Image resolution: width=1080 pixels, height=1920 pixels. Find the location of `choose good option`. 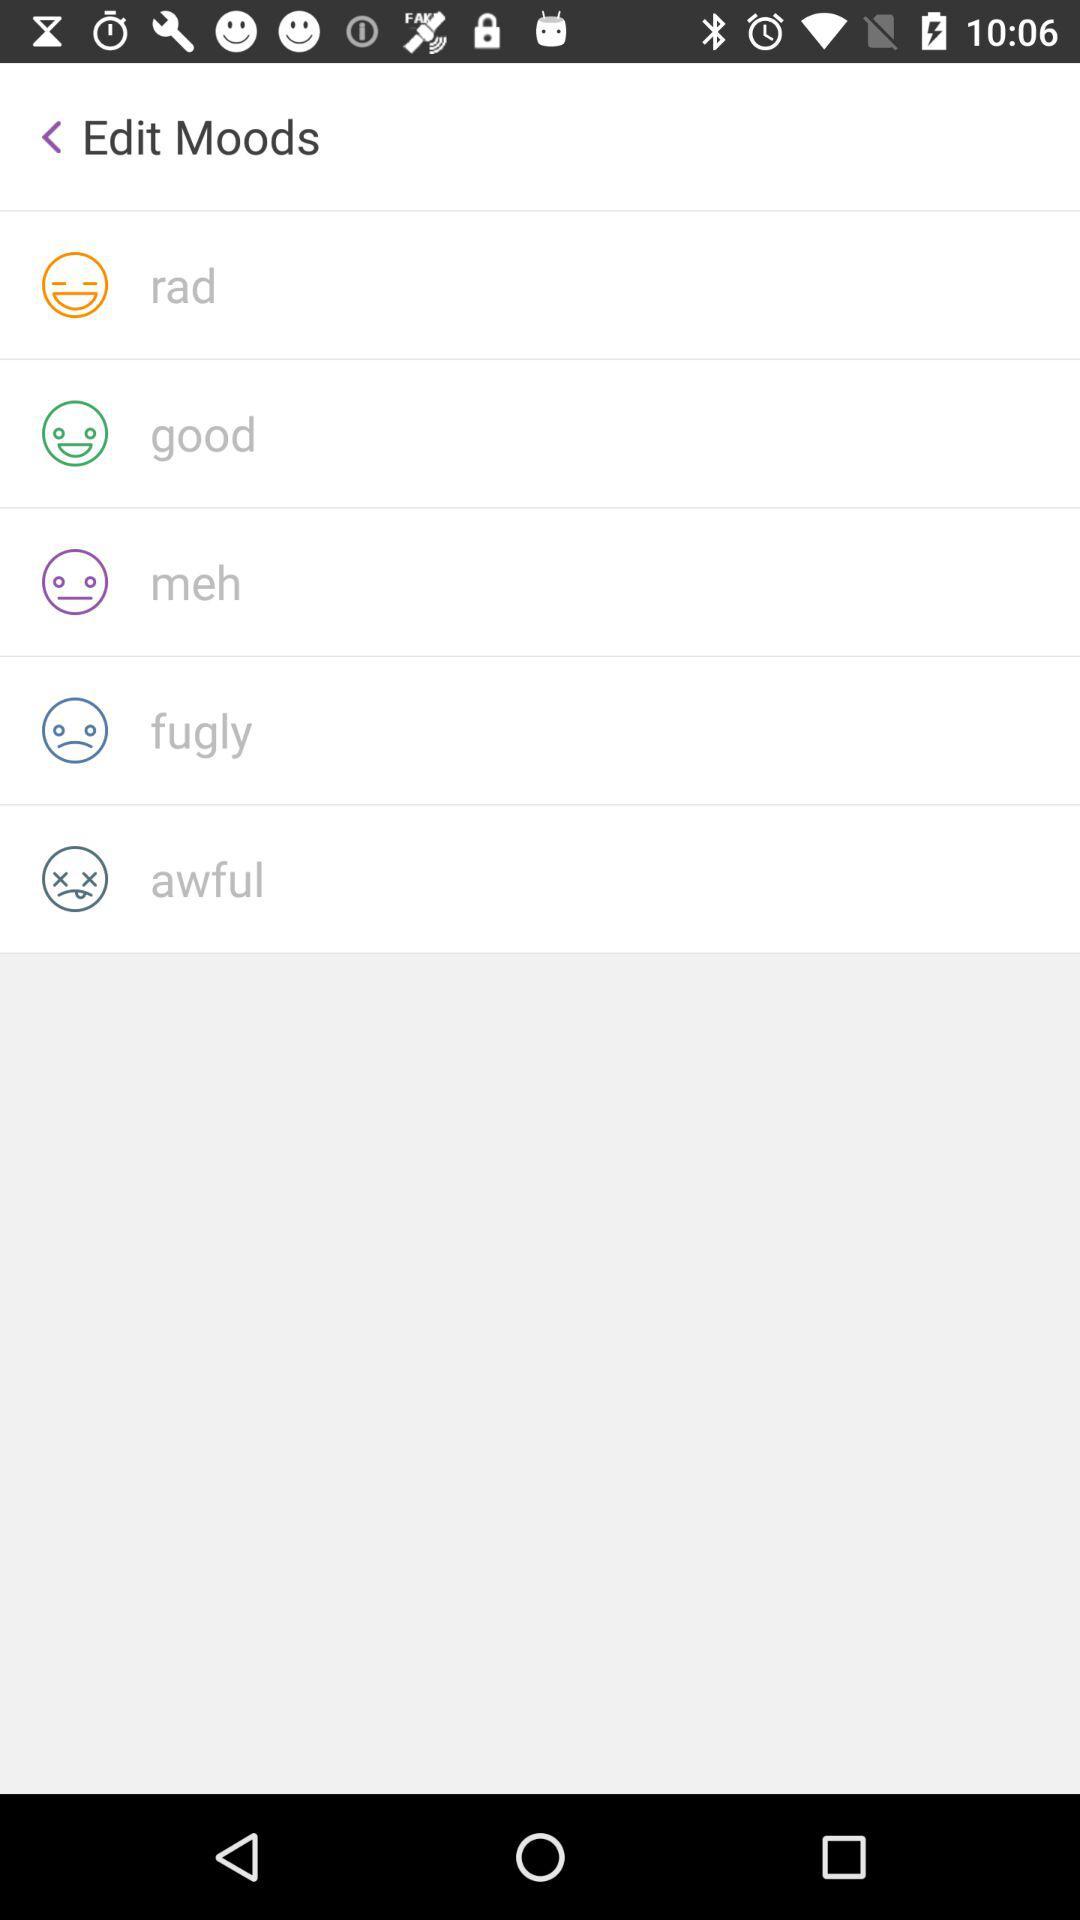

choose good option is located at coordinates (613, 432).